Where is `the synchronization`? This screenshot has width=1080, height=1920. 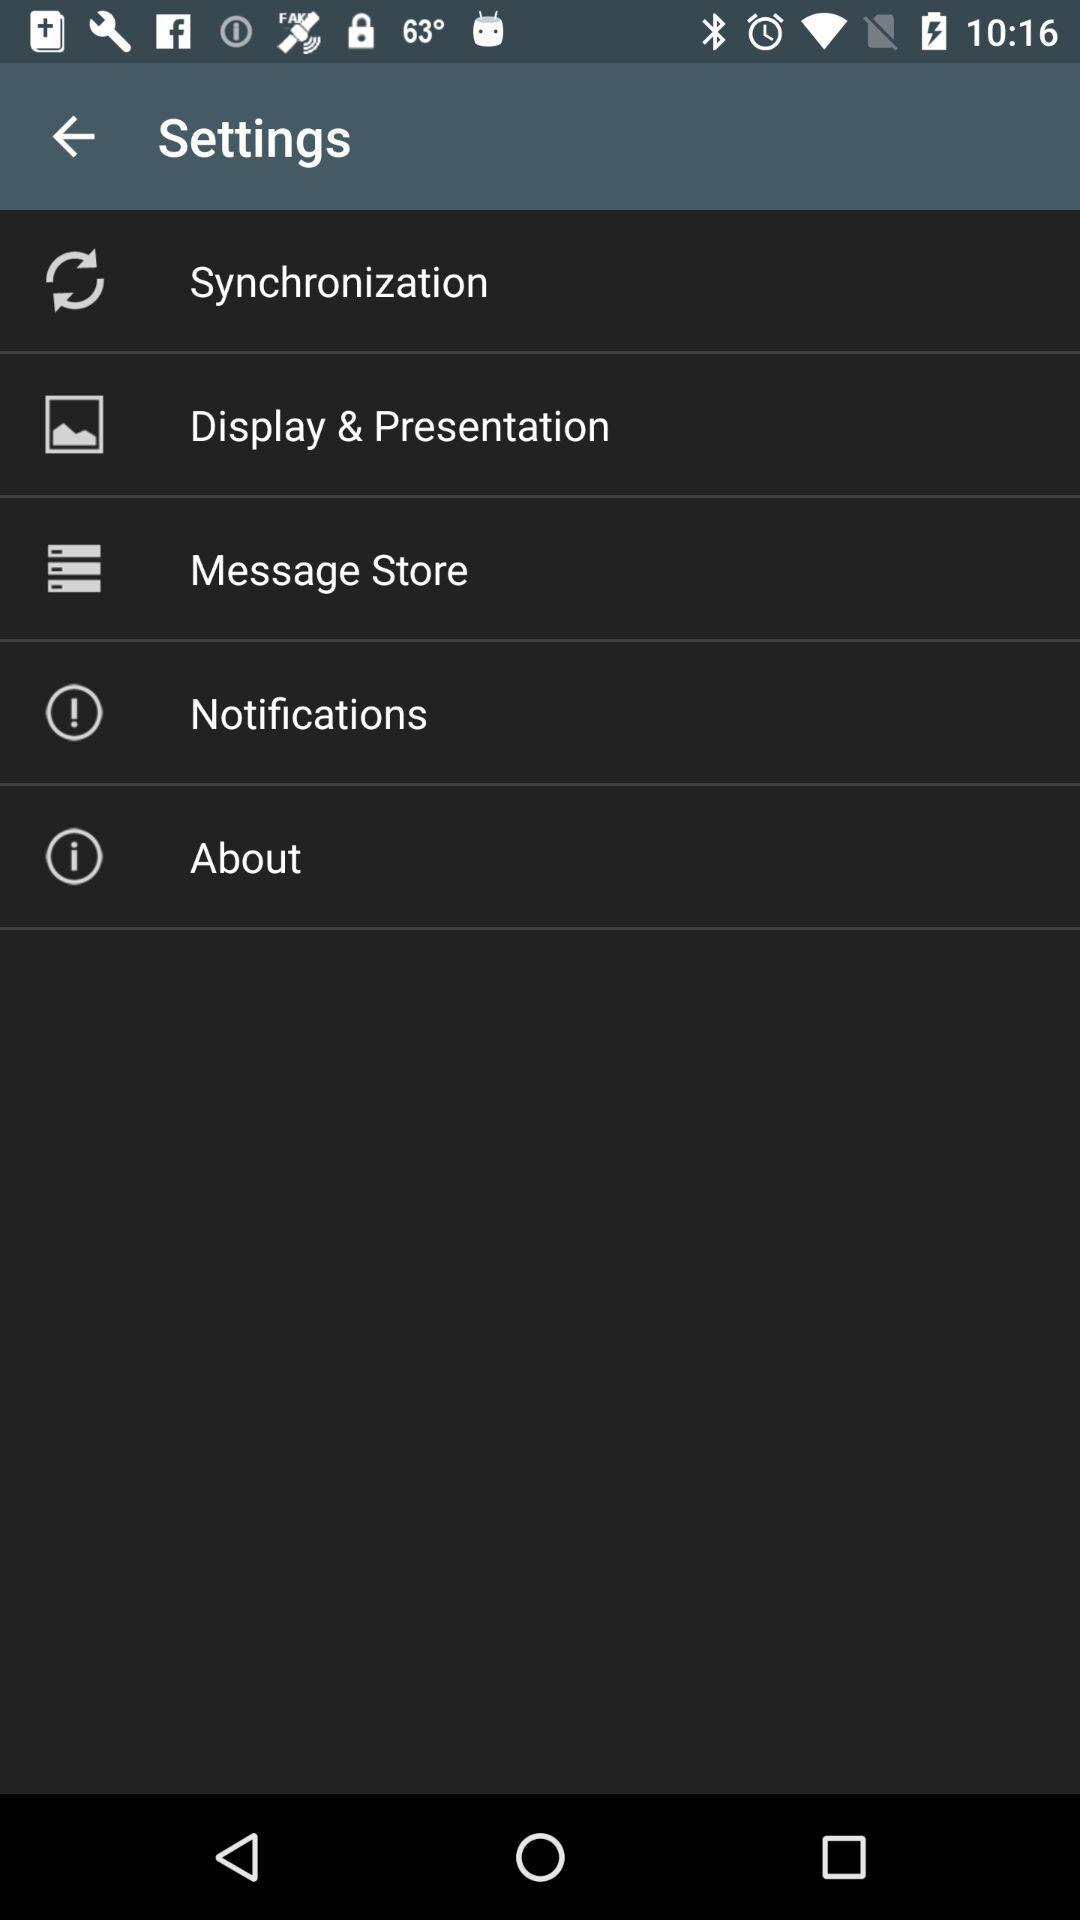
the synchronization is located at coordinates (338, 279).